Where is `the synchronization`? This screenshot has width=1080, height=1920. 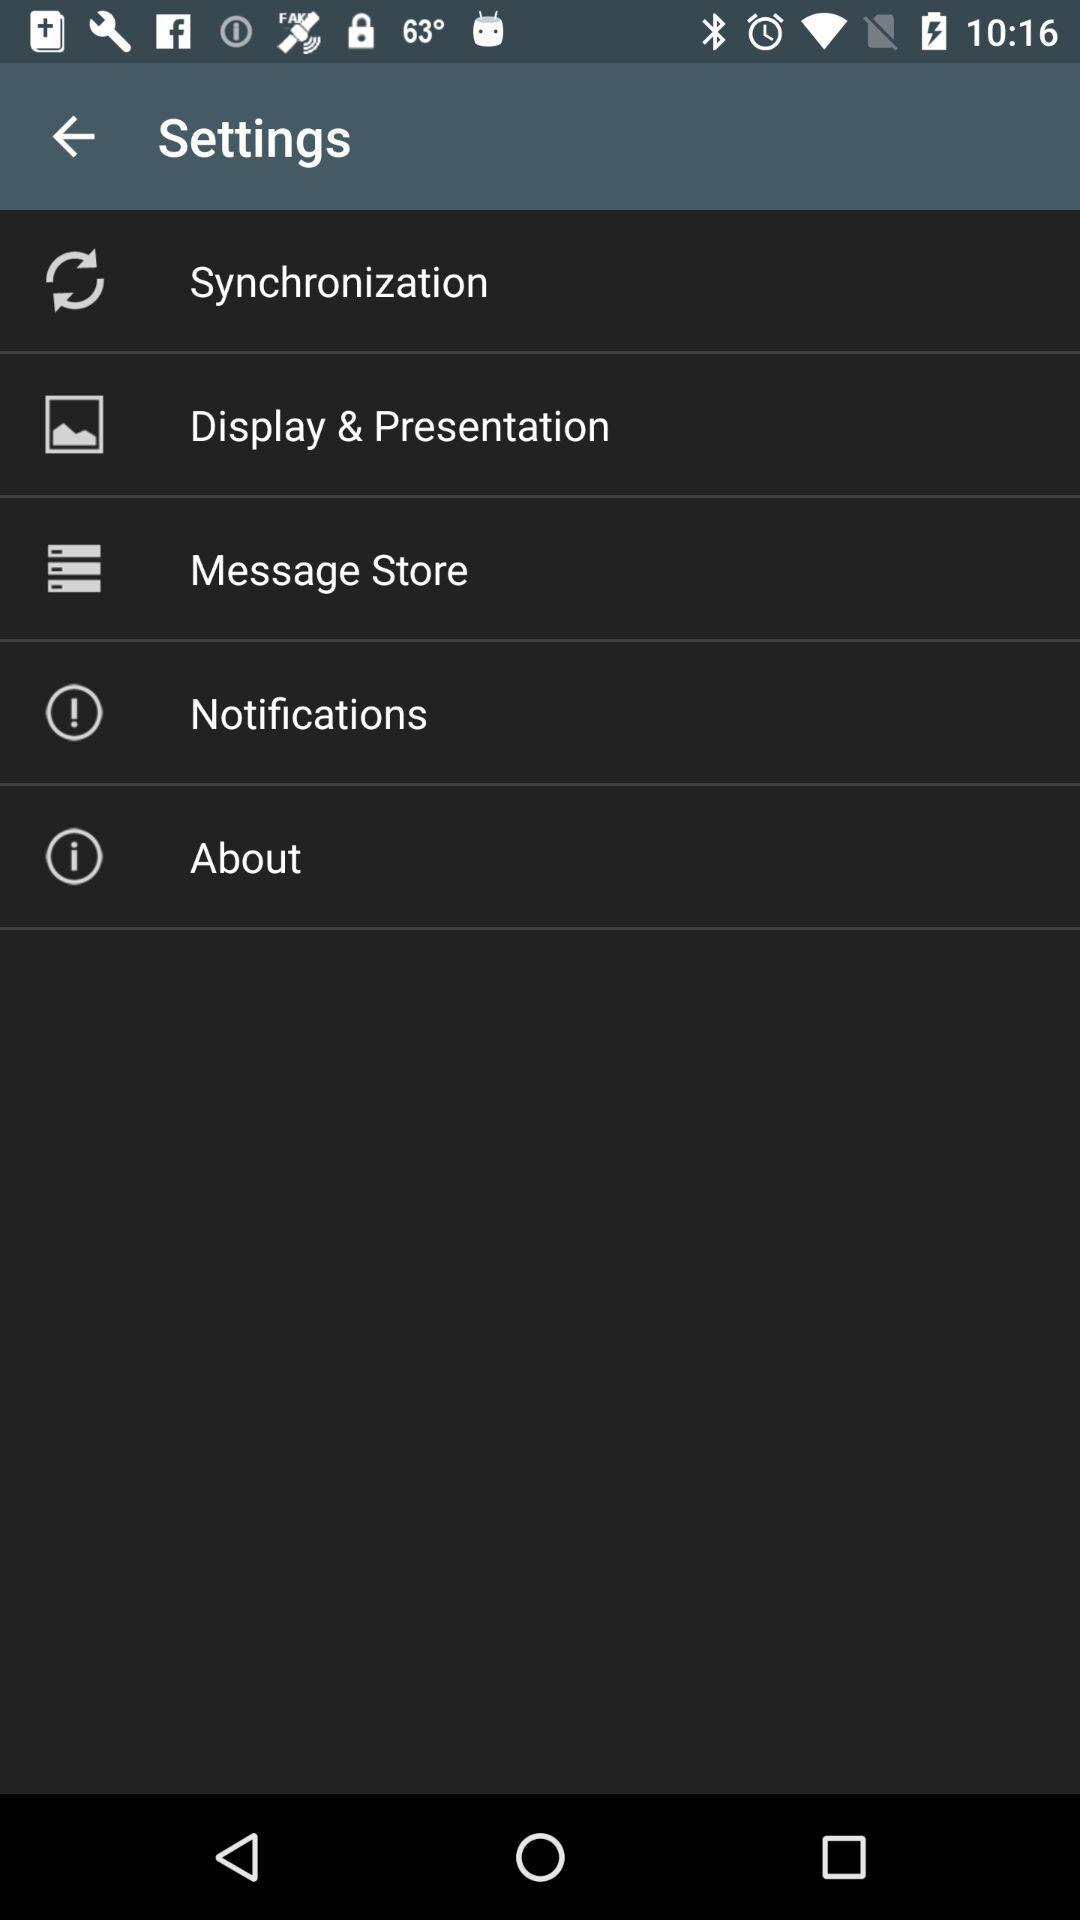
the synchronization is located at coordinates (338, 279).